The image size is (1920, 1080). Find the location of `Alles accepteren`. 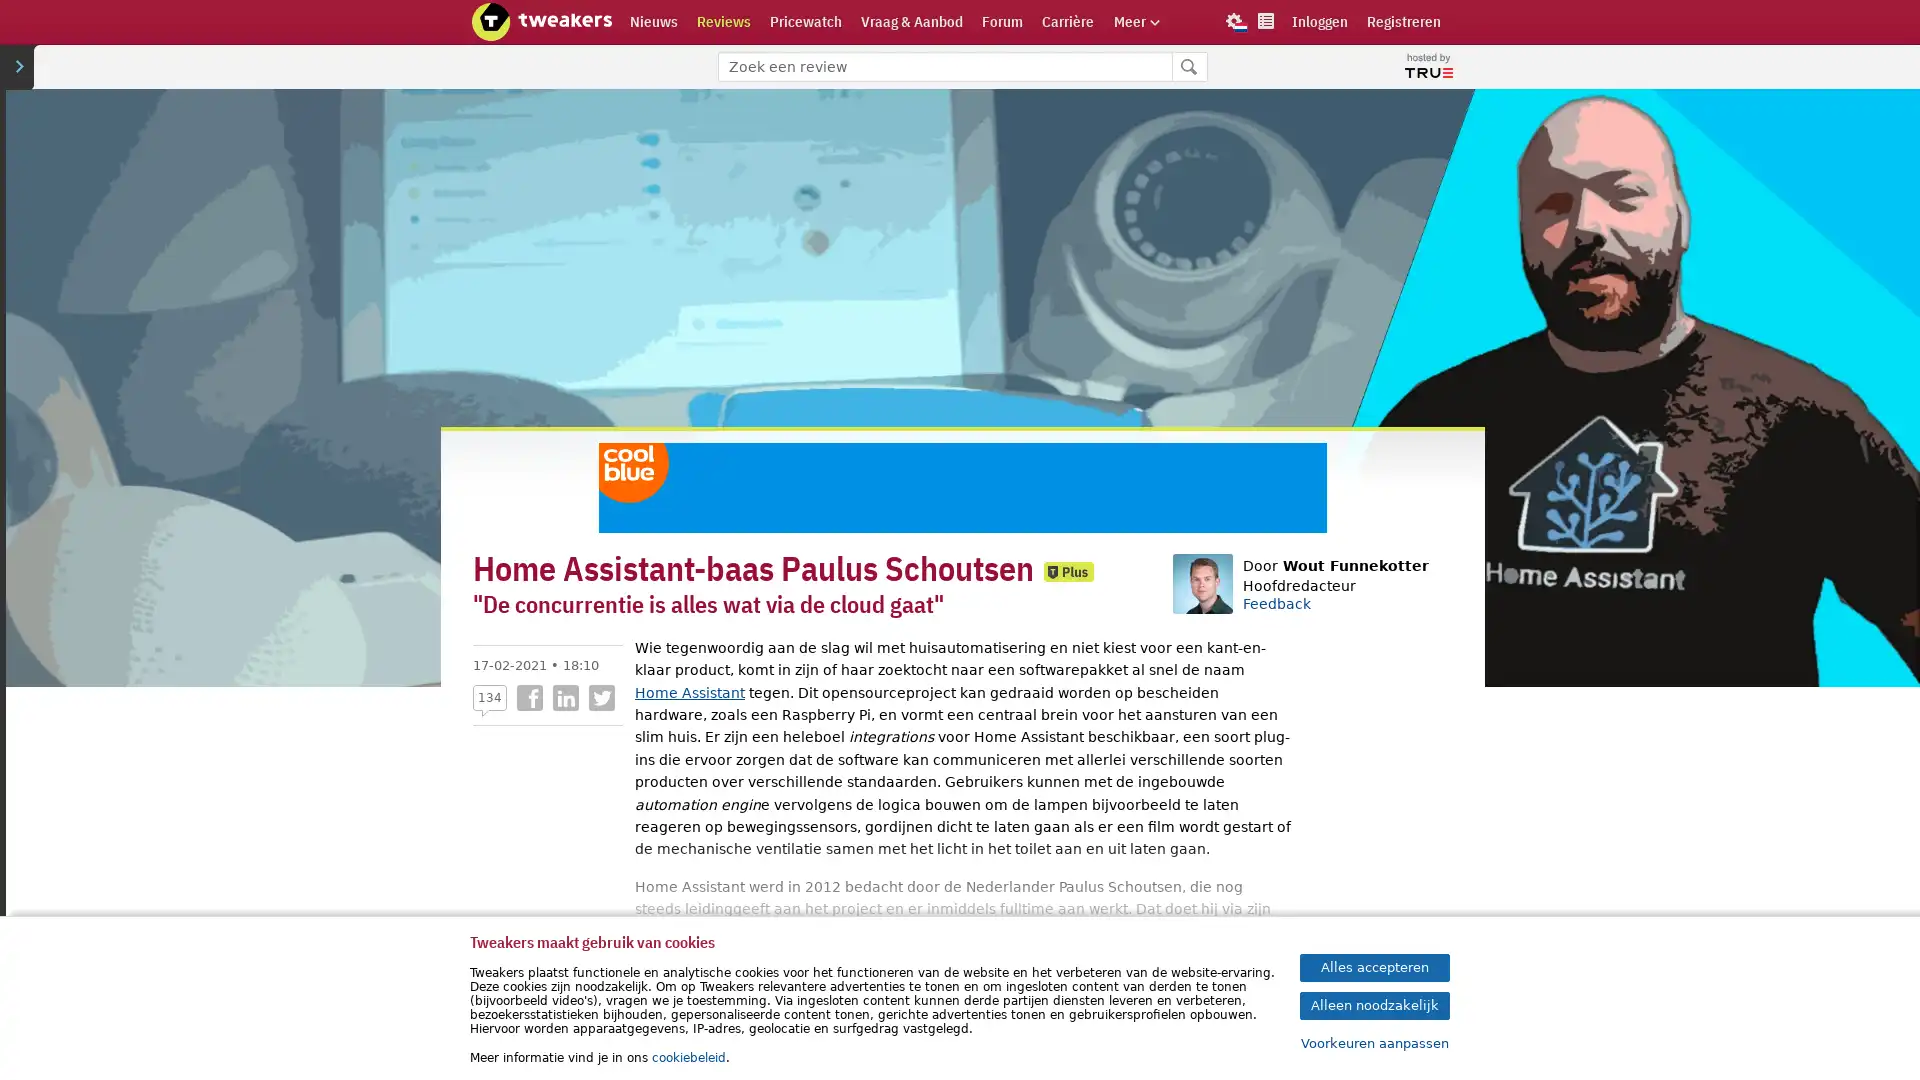

Alles accepteren is located at coordinates (1373, 967).